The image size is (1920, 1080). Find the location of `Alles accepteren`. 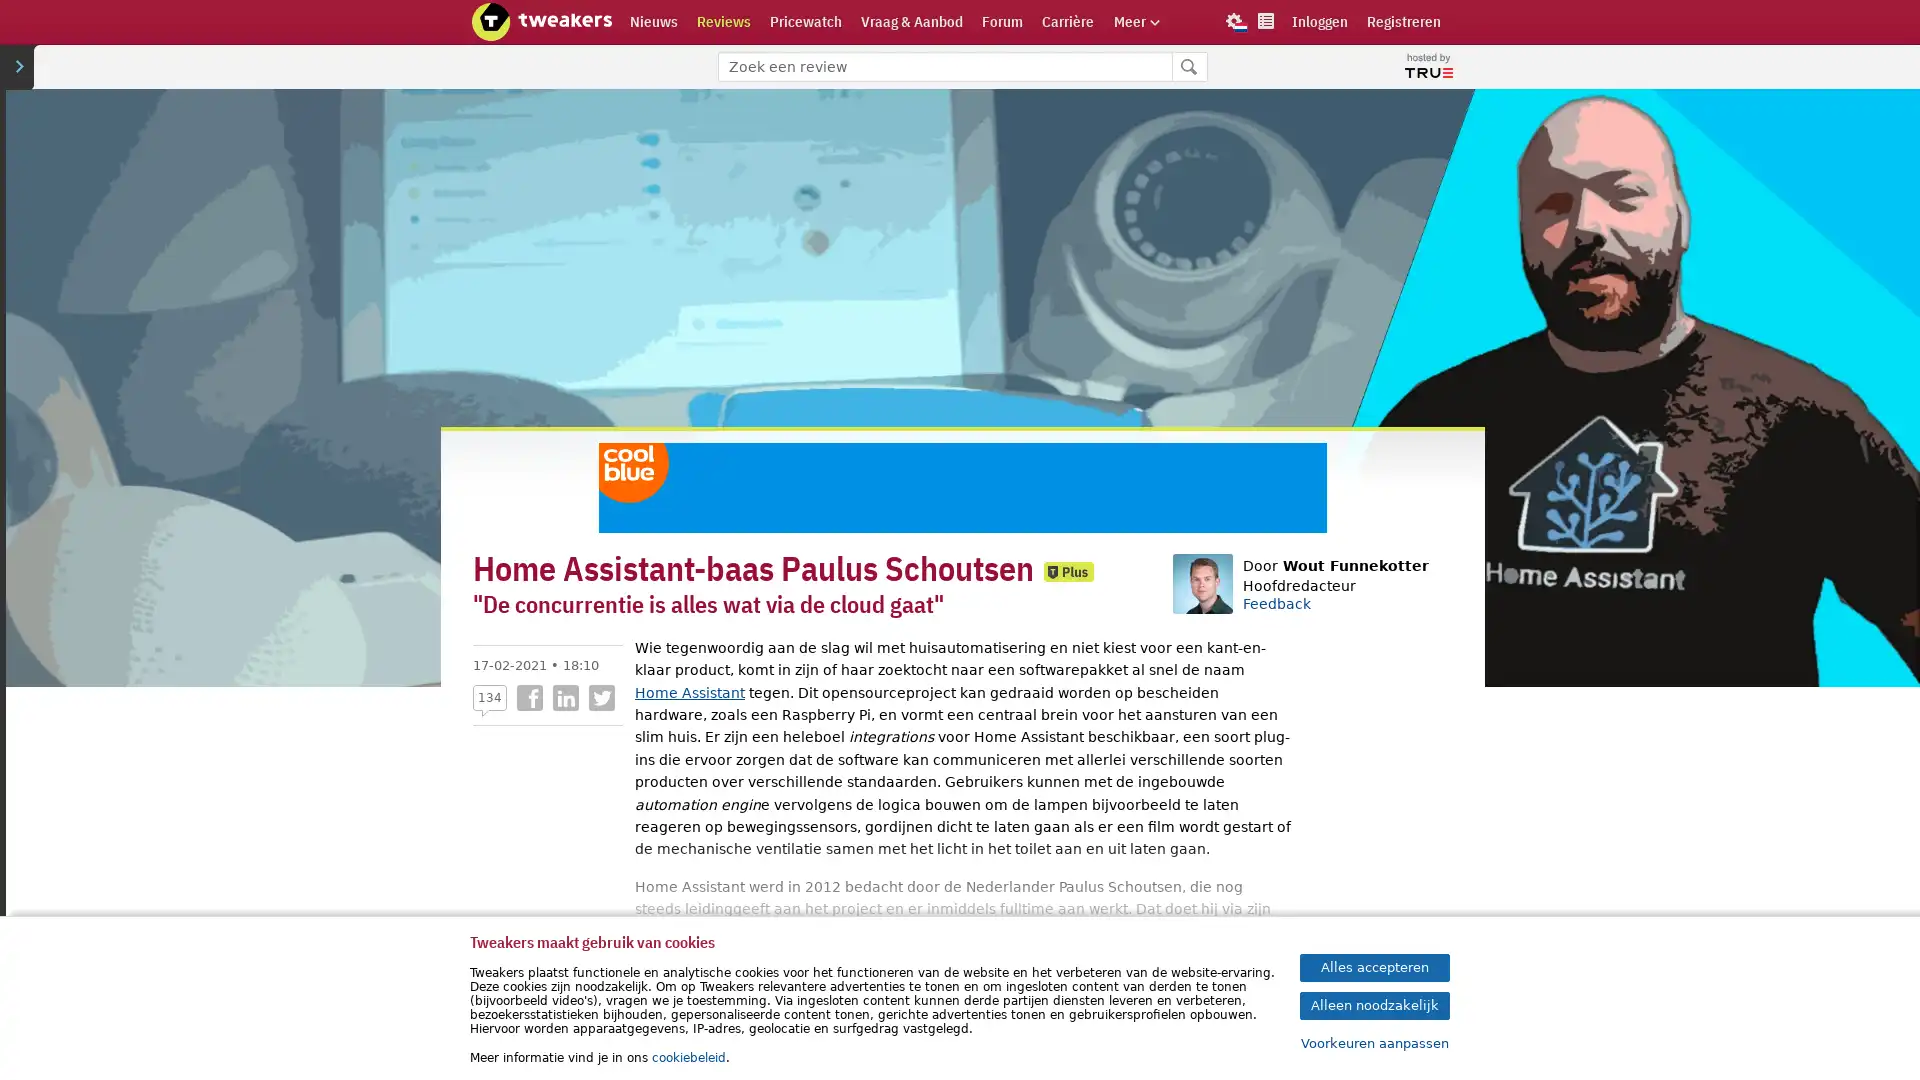

Alles accepteren is located at coordinates (1373, 967).